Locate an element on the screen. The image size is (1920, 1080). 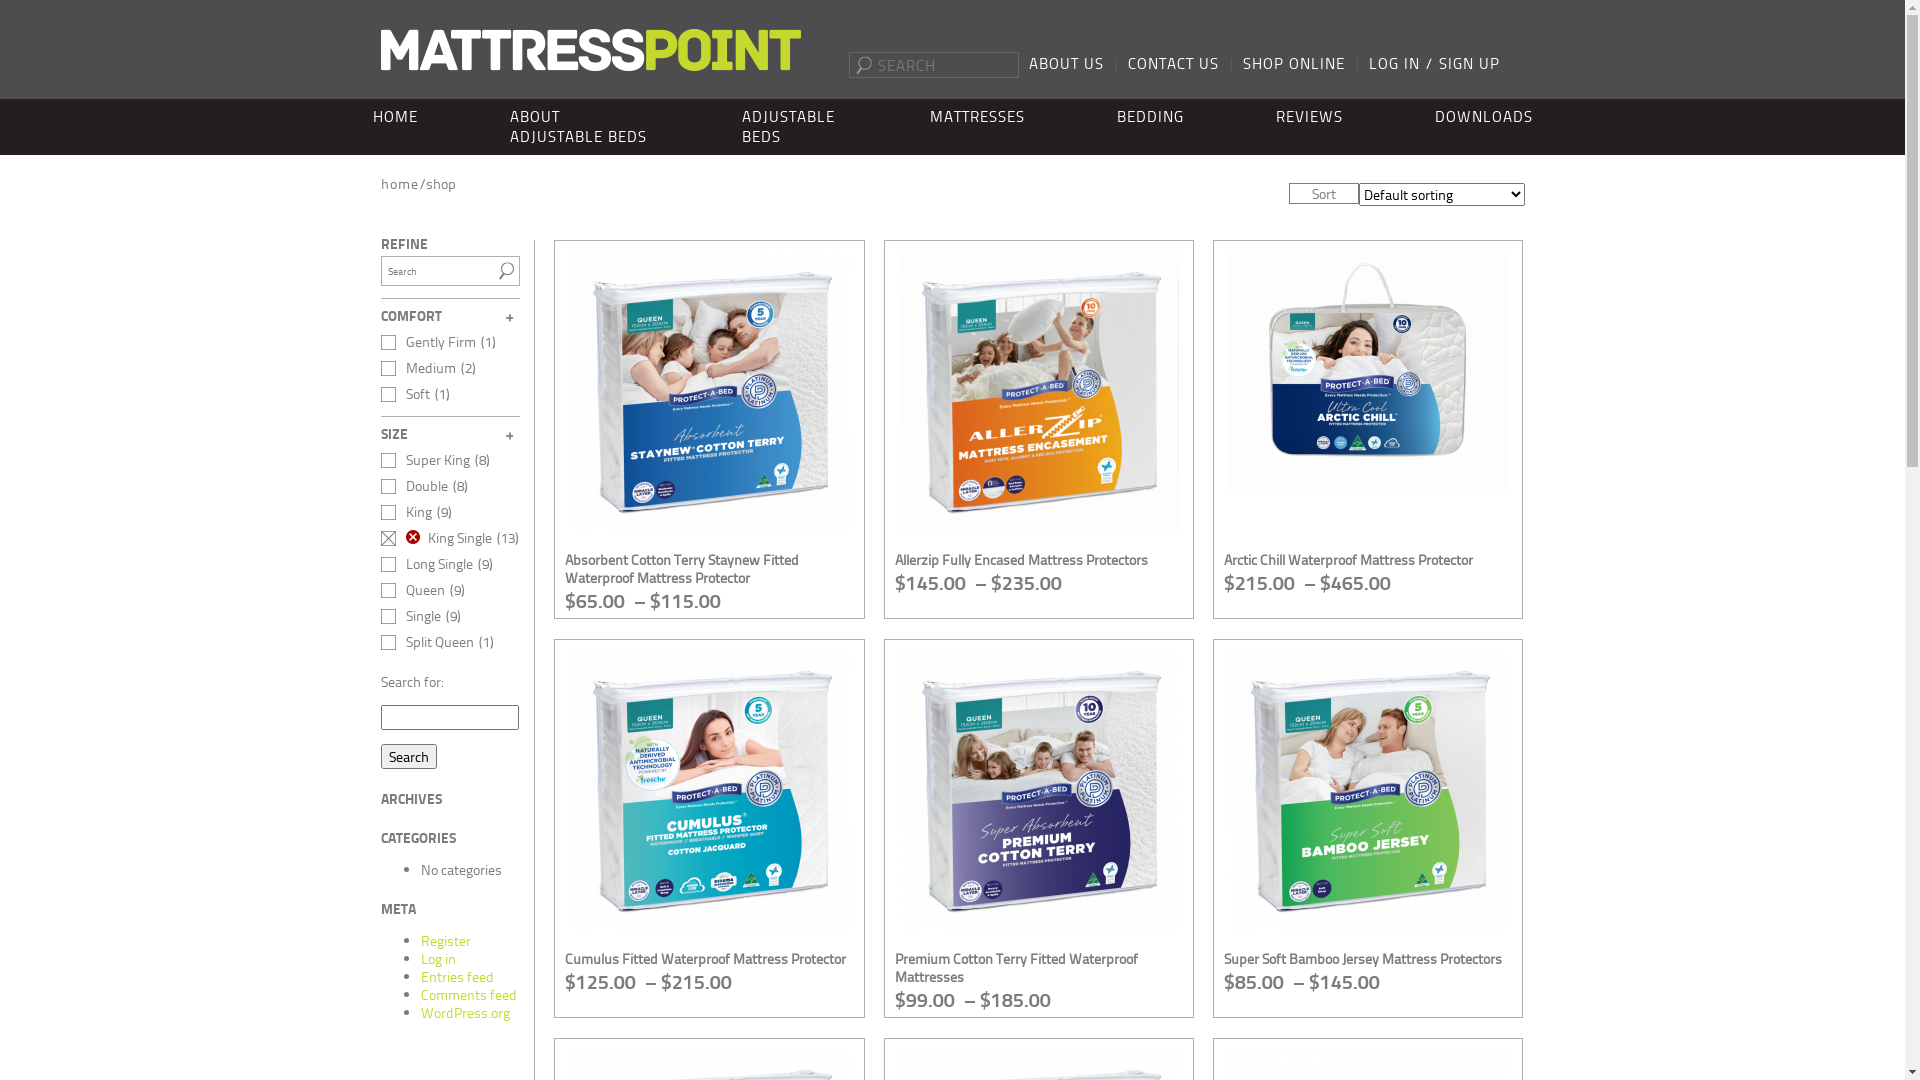
'LOG IN / SIGN UP' is located at coordinates (1432, 62).